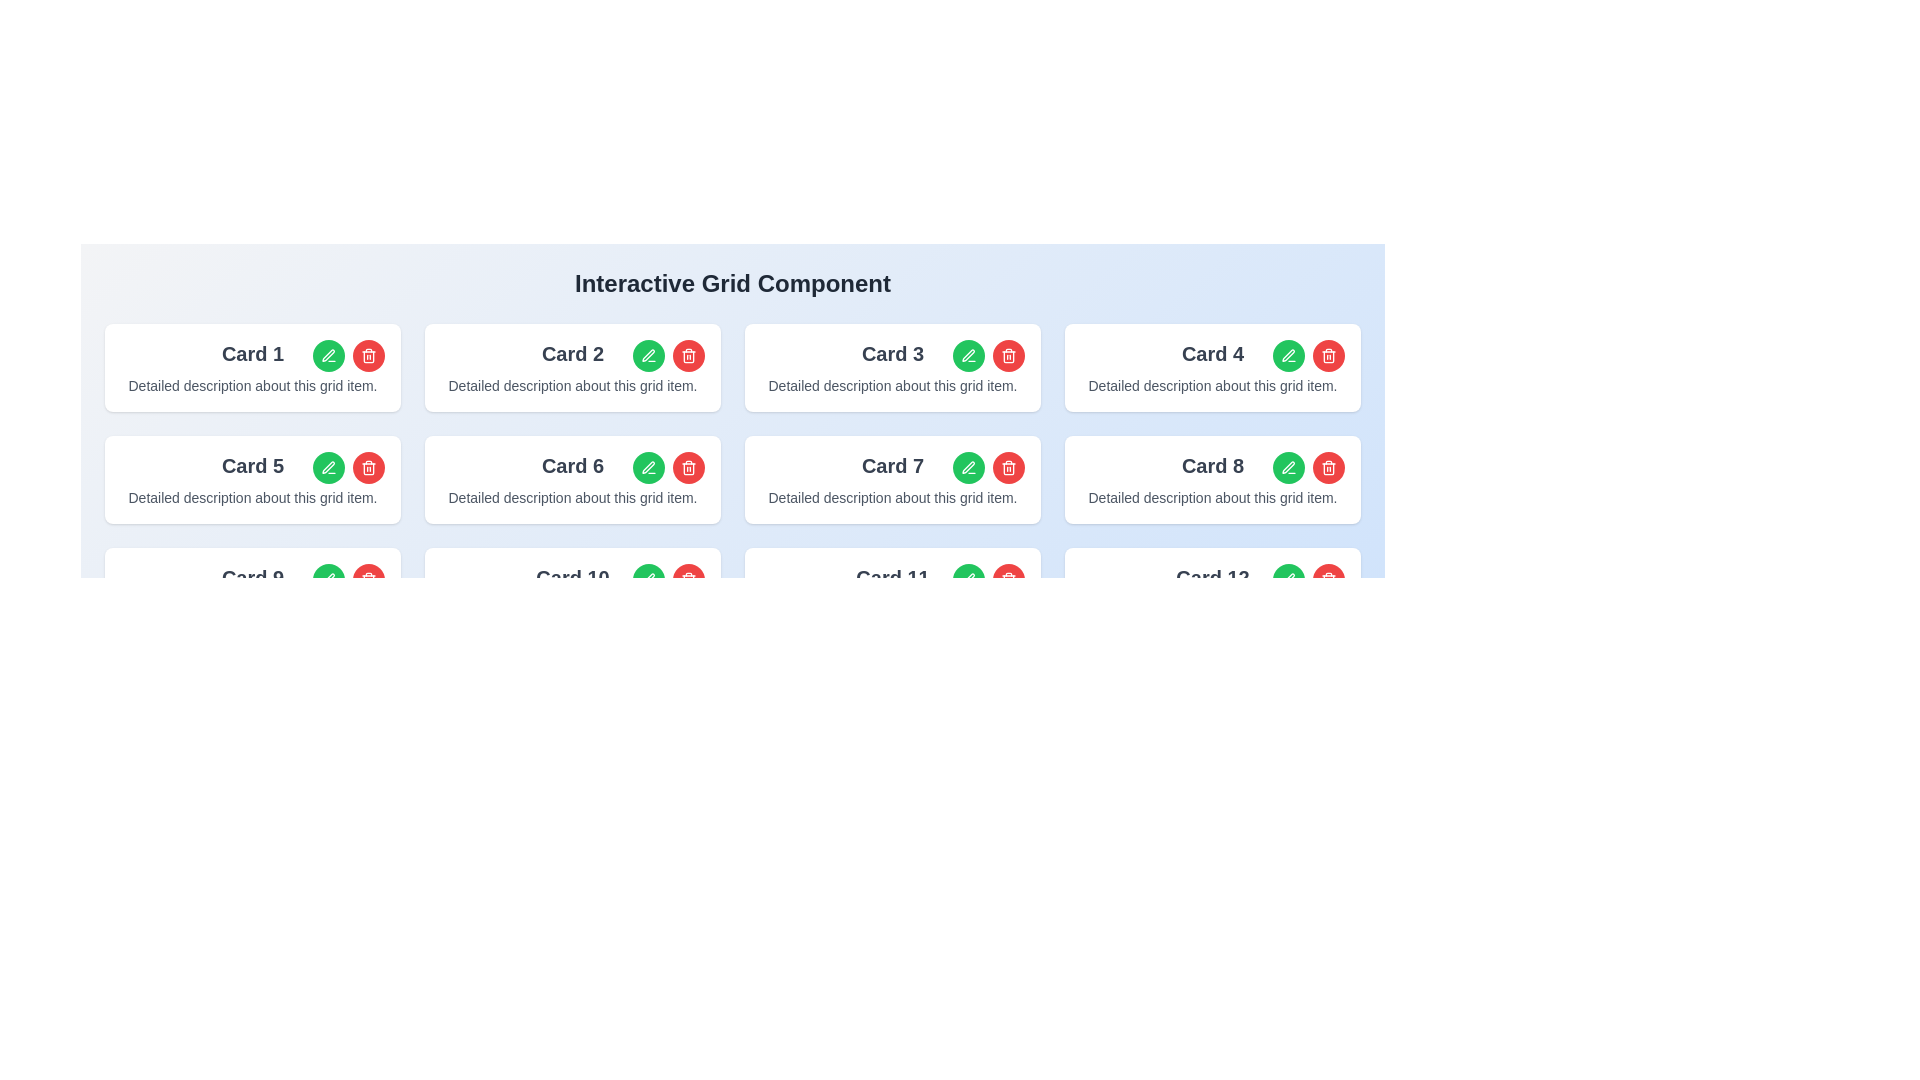  What do you see at coordinates (648, 354) in the screenshot?
I see `the edit action icon located on the right side of the second card in the first row of the grid` at bounding box center [648, 354].